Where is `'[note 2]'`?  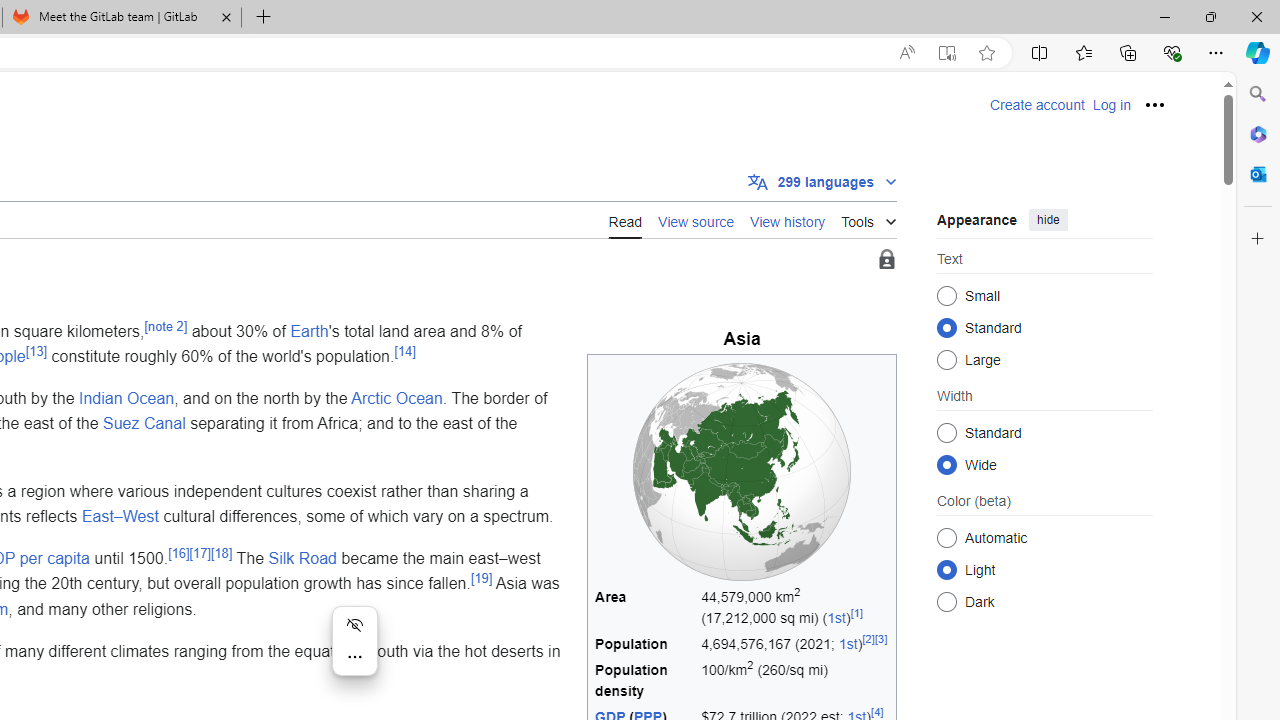
'[note 2]' is located at coordinates (165, 325).